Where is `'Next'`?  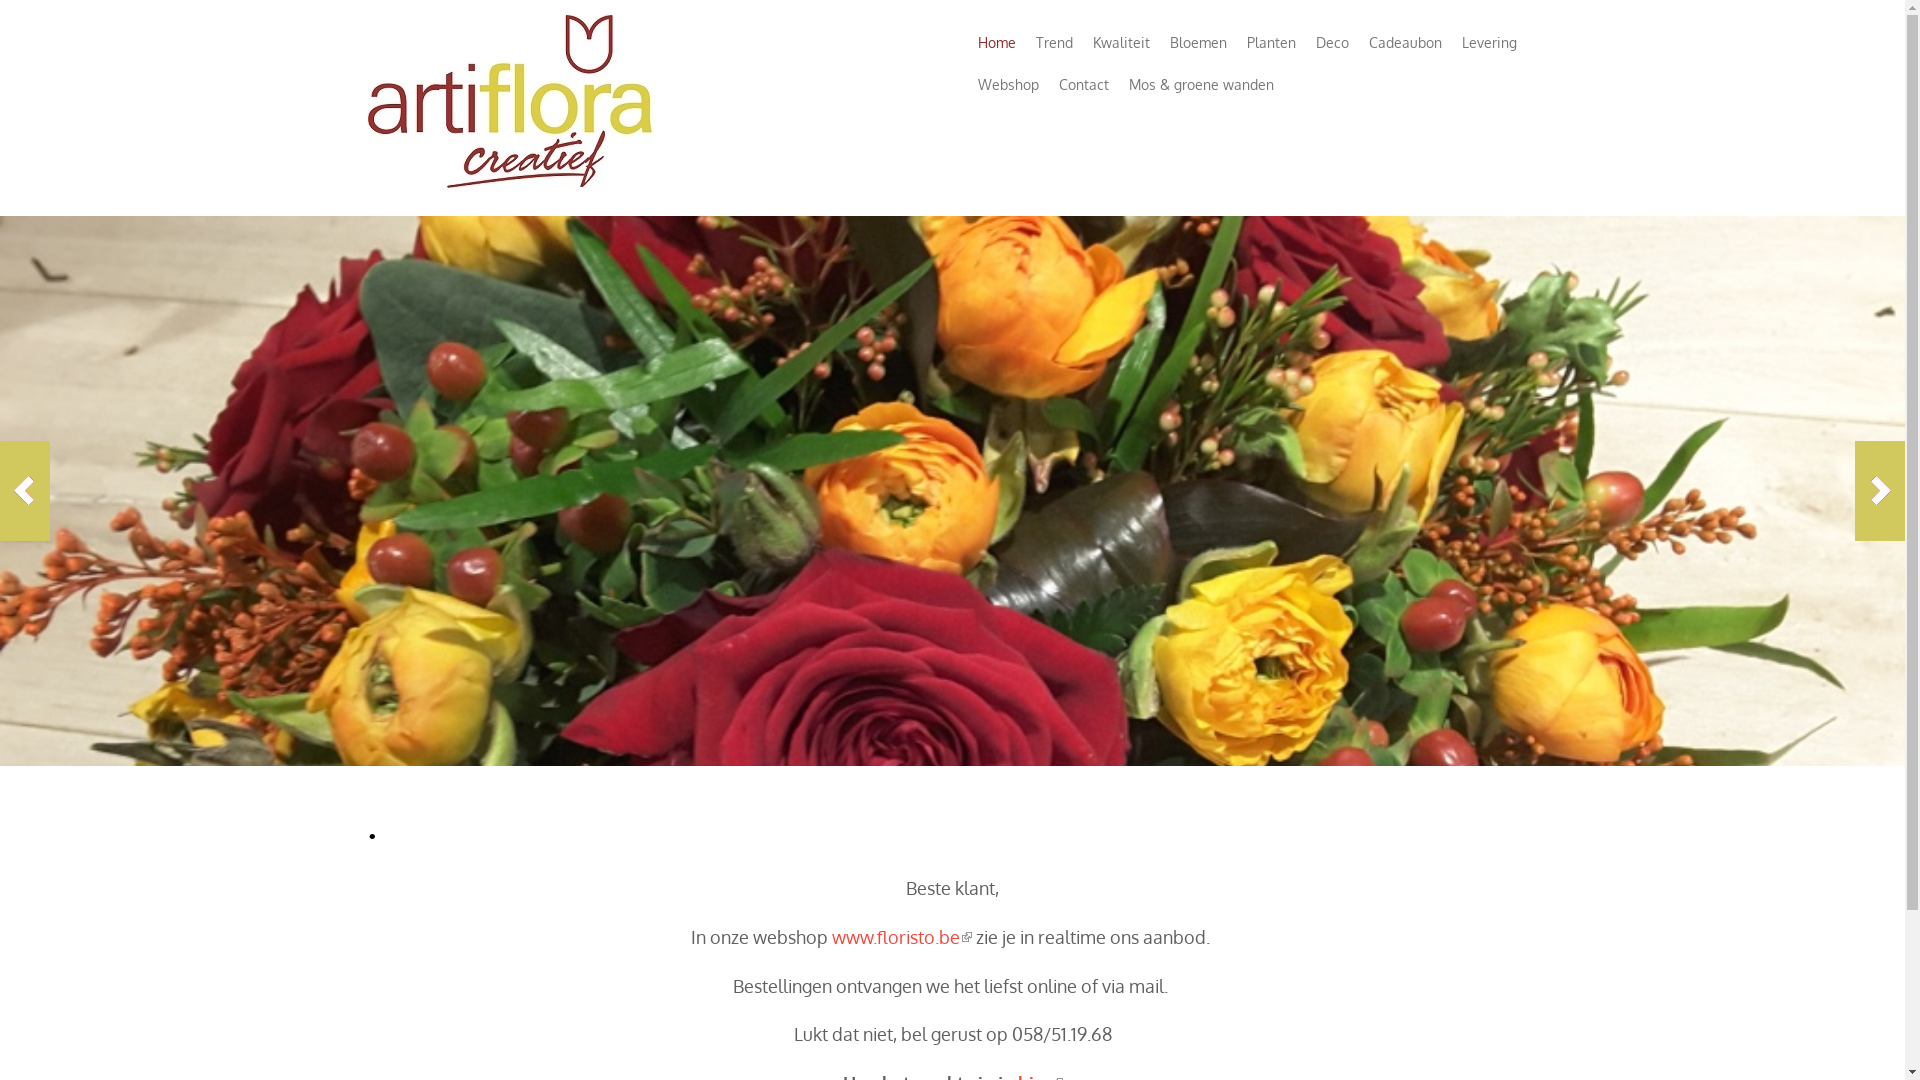
'Next' is located at coordinates (1879, 490).